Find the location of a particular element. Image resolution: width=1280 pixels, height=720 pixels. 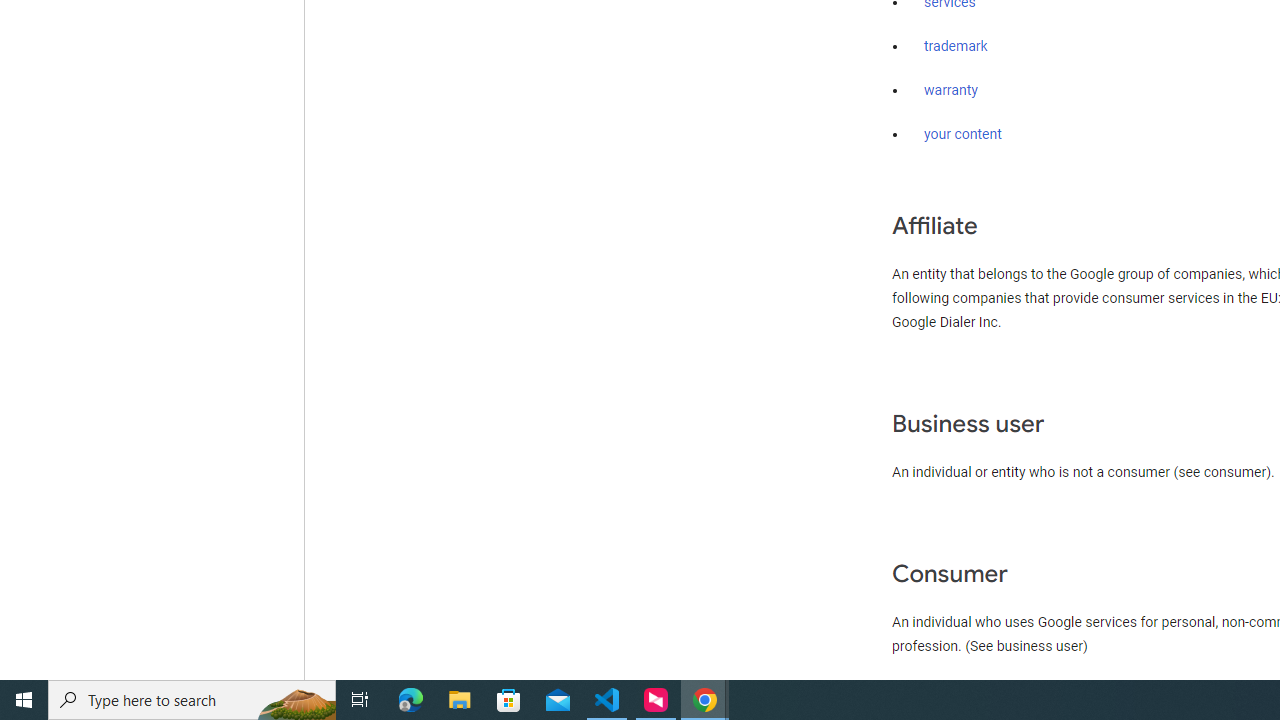

'your content' is located at coordinates (963, 135).